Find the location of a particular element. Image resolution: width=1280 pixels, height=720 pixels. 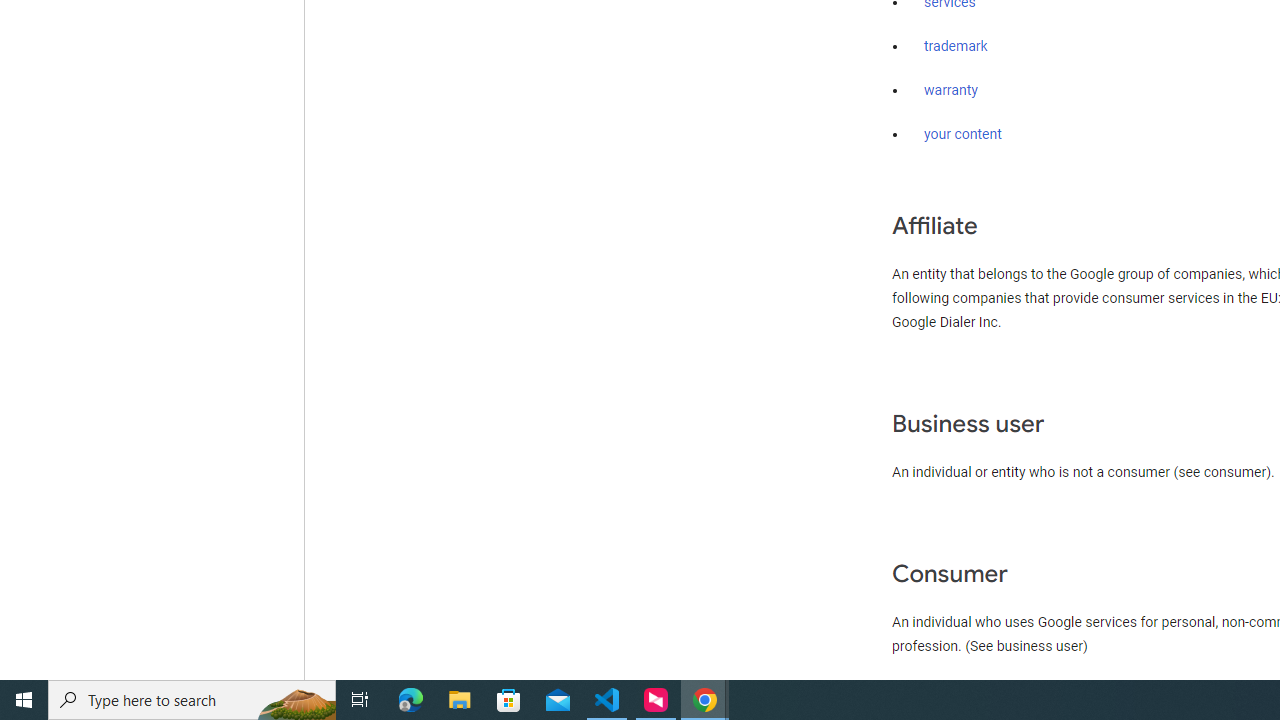

'your content' is located at coordinates (963, 135).